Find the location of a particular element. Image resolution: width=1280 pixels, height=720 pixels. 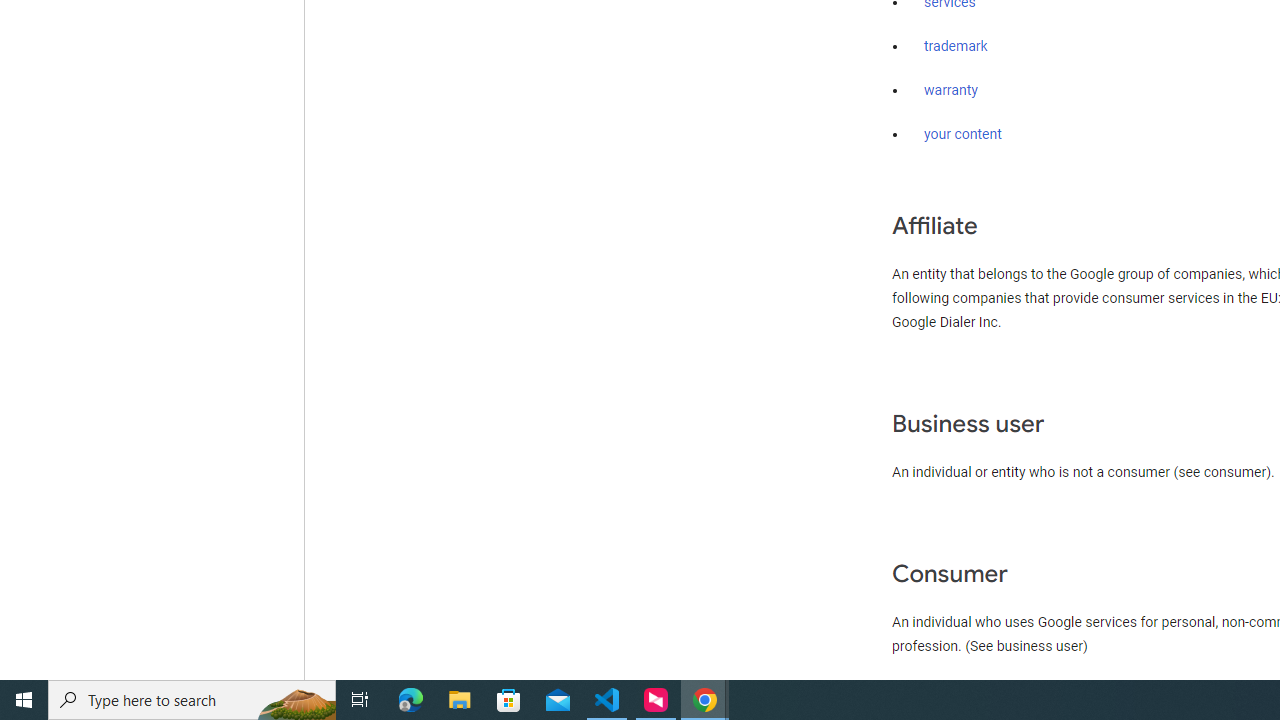

'your content' is located at coordinates (963, 135).